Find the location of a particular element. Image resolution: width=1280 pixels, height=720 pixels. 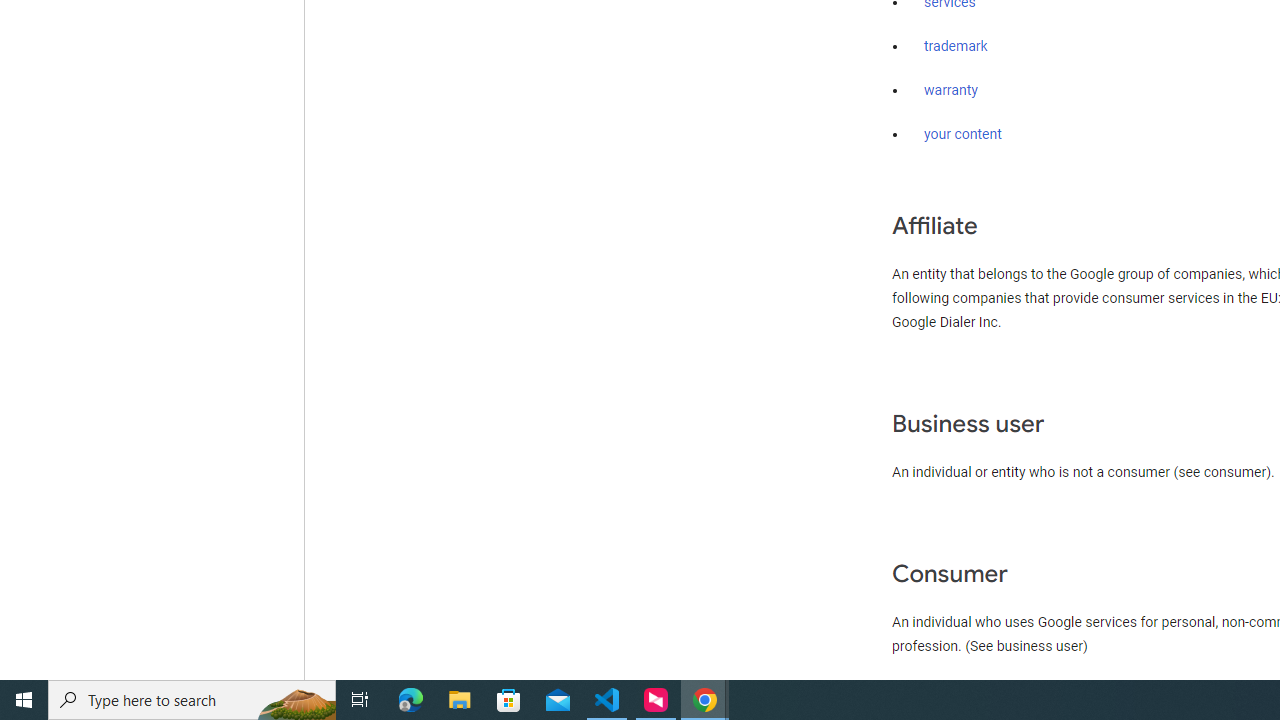

'your content' is located at coordinates (963, 135).